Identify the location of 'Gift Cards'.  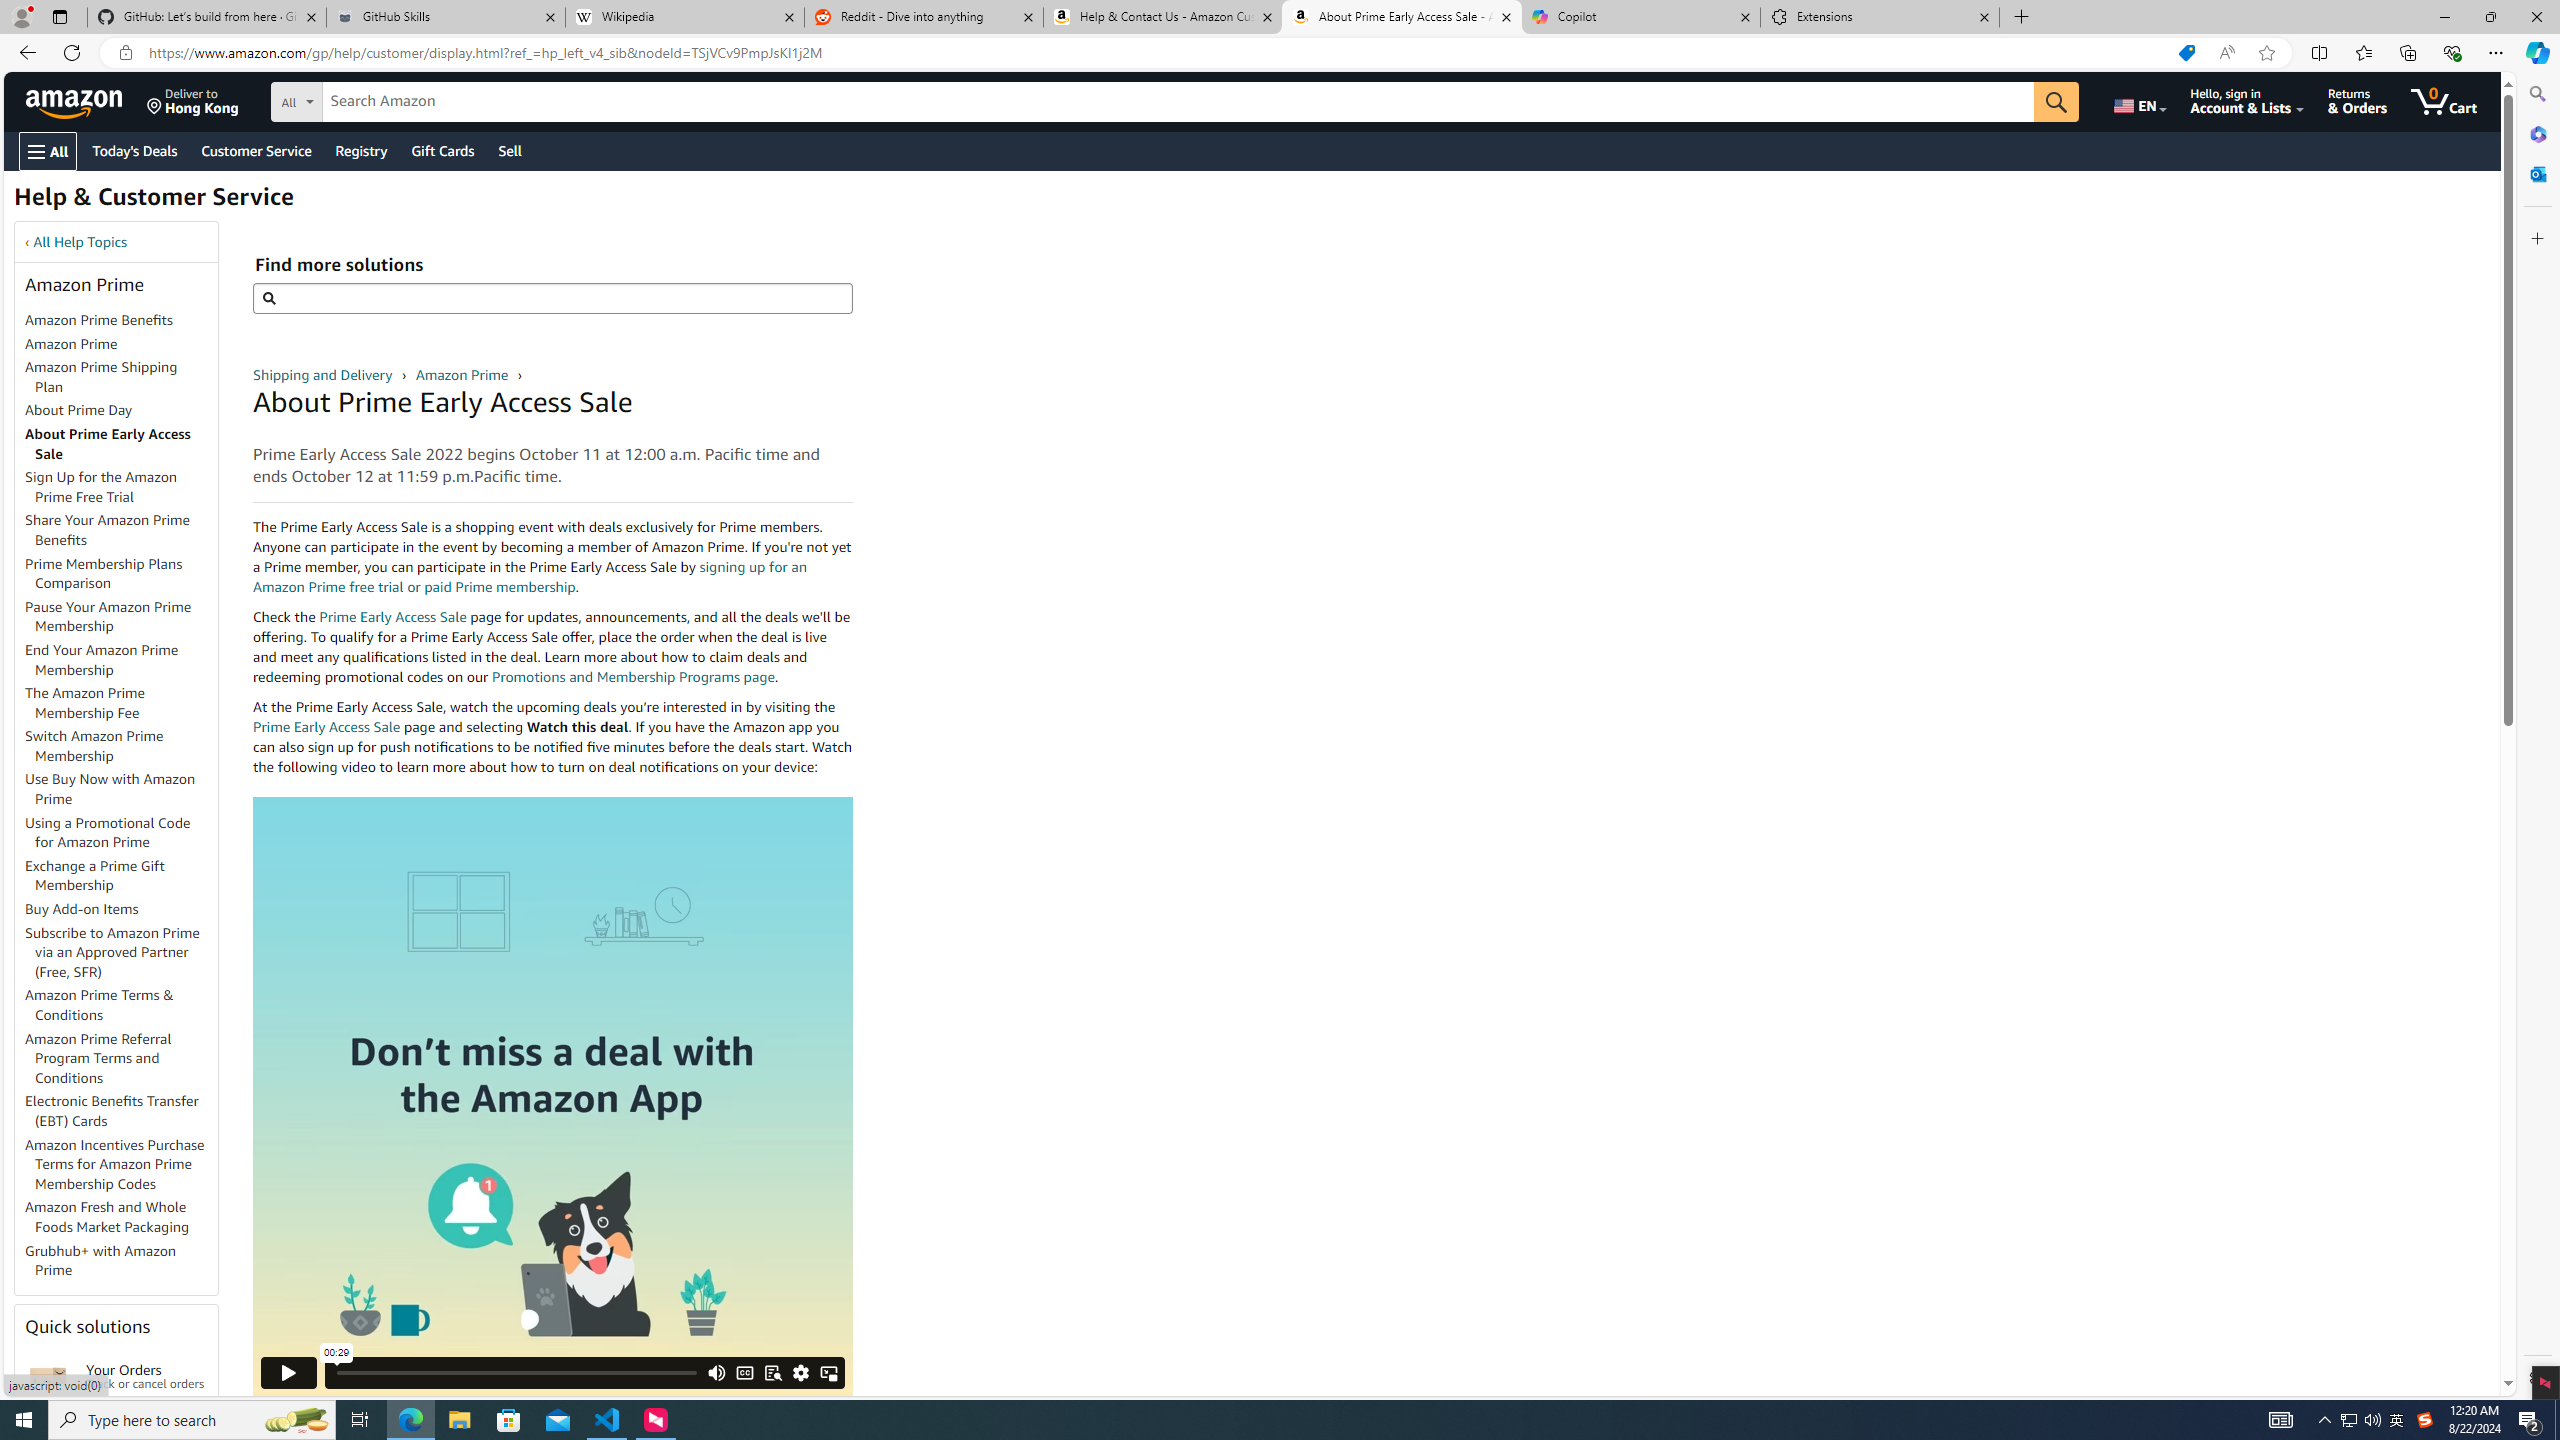
(441, 150).